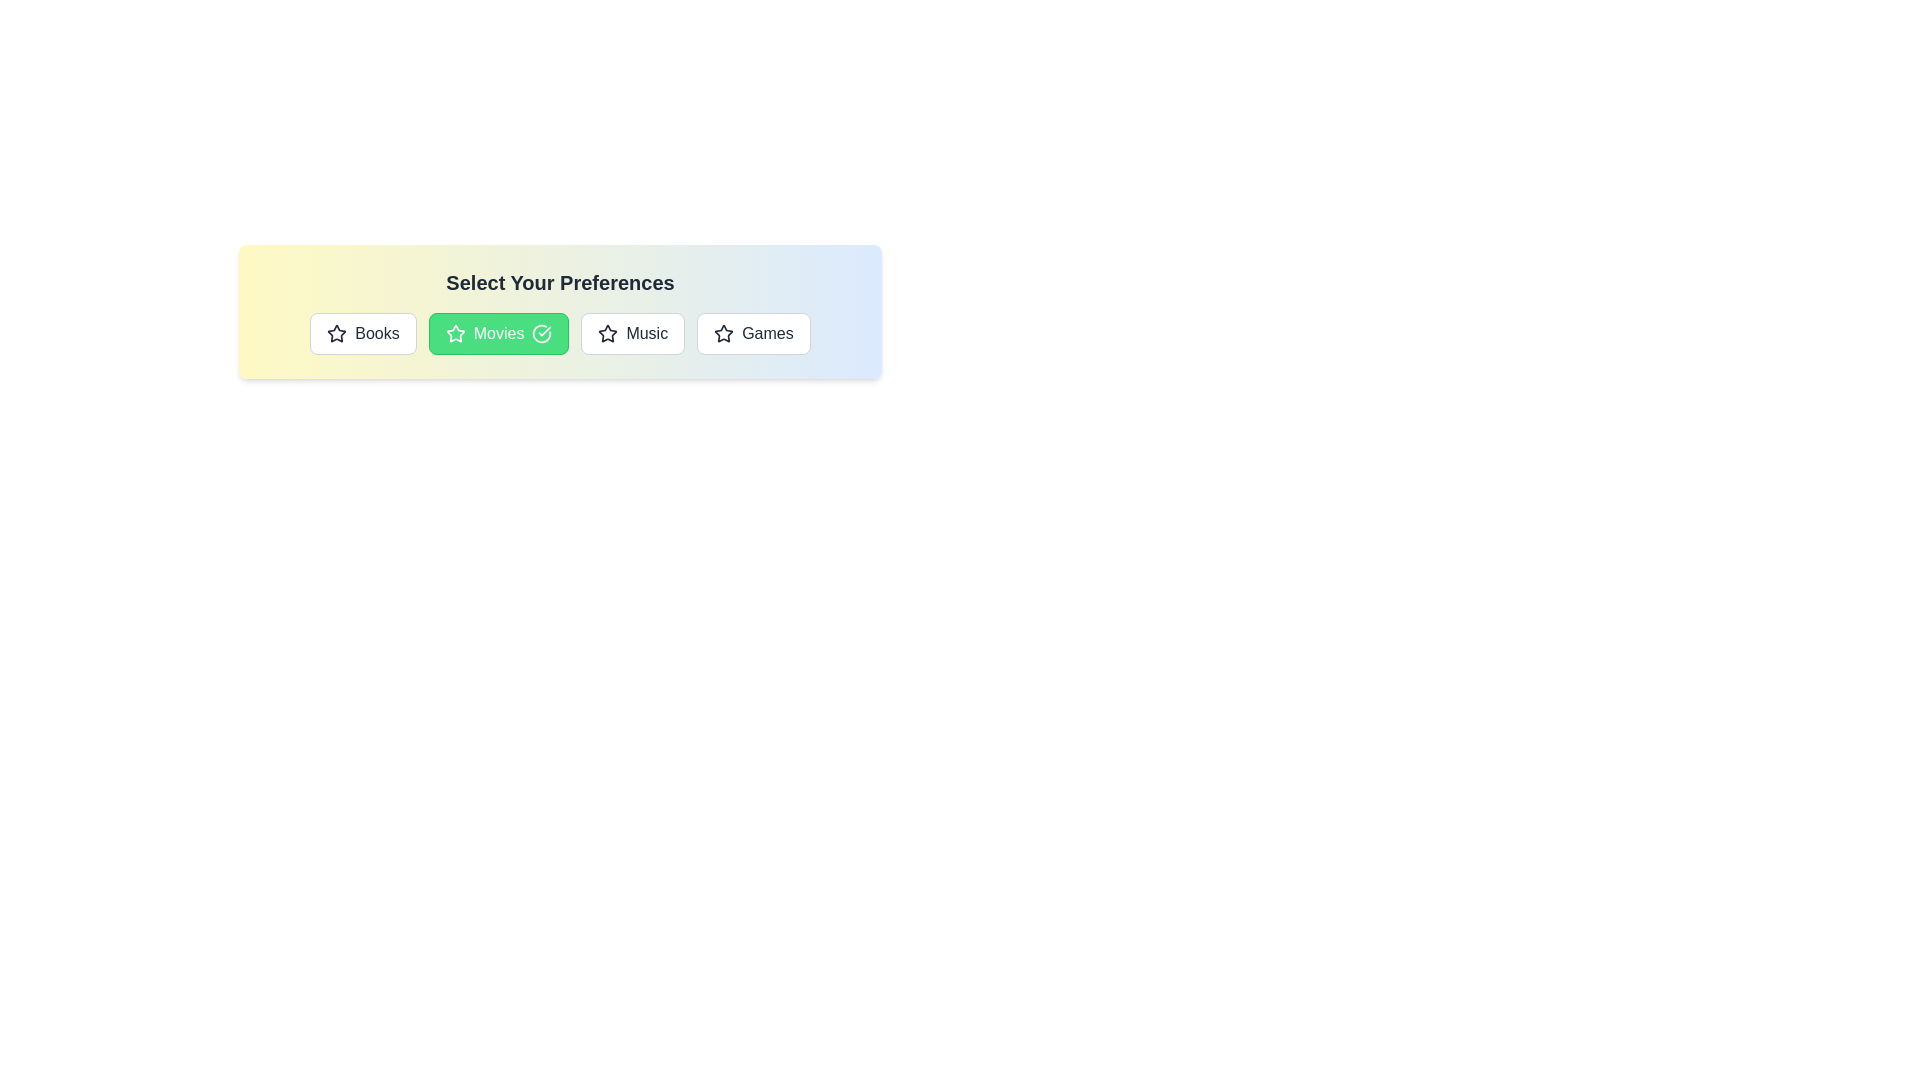 Image resolution: width=1920 pixels, height=1080 pixels. I want to click on the button labeled Music to see its hover effects, so click(632, 333).